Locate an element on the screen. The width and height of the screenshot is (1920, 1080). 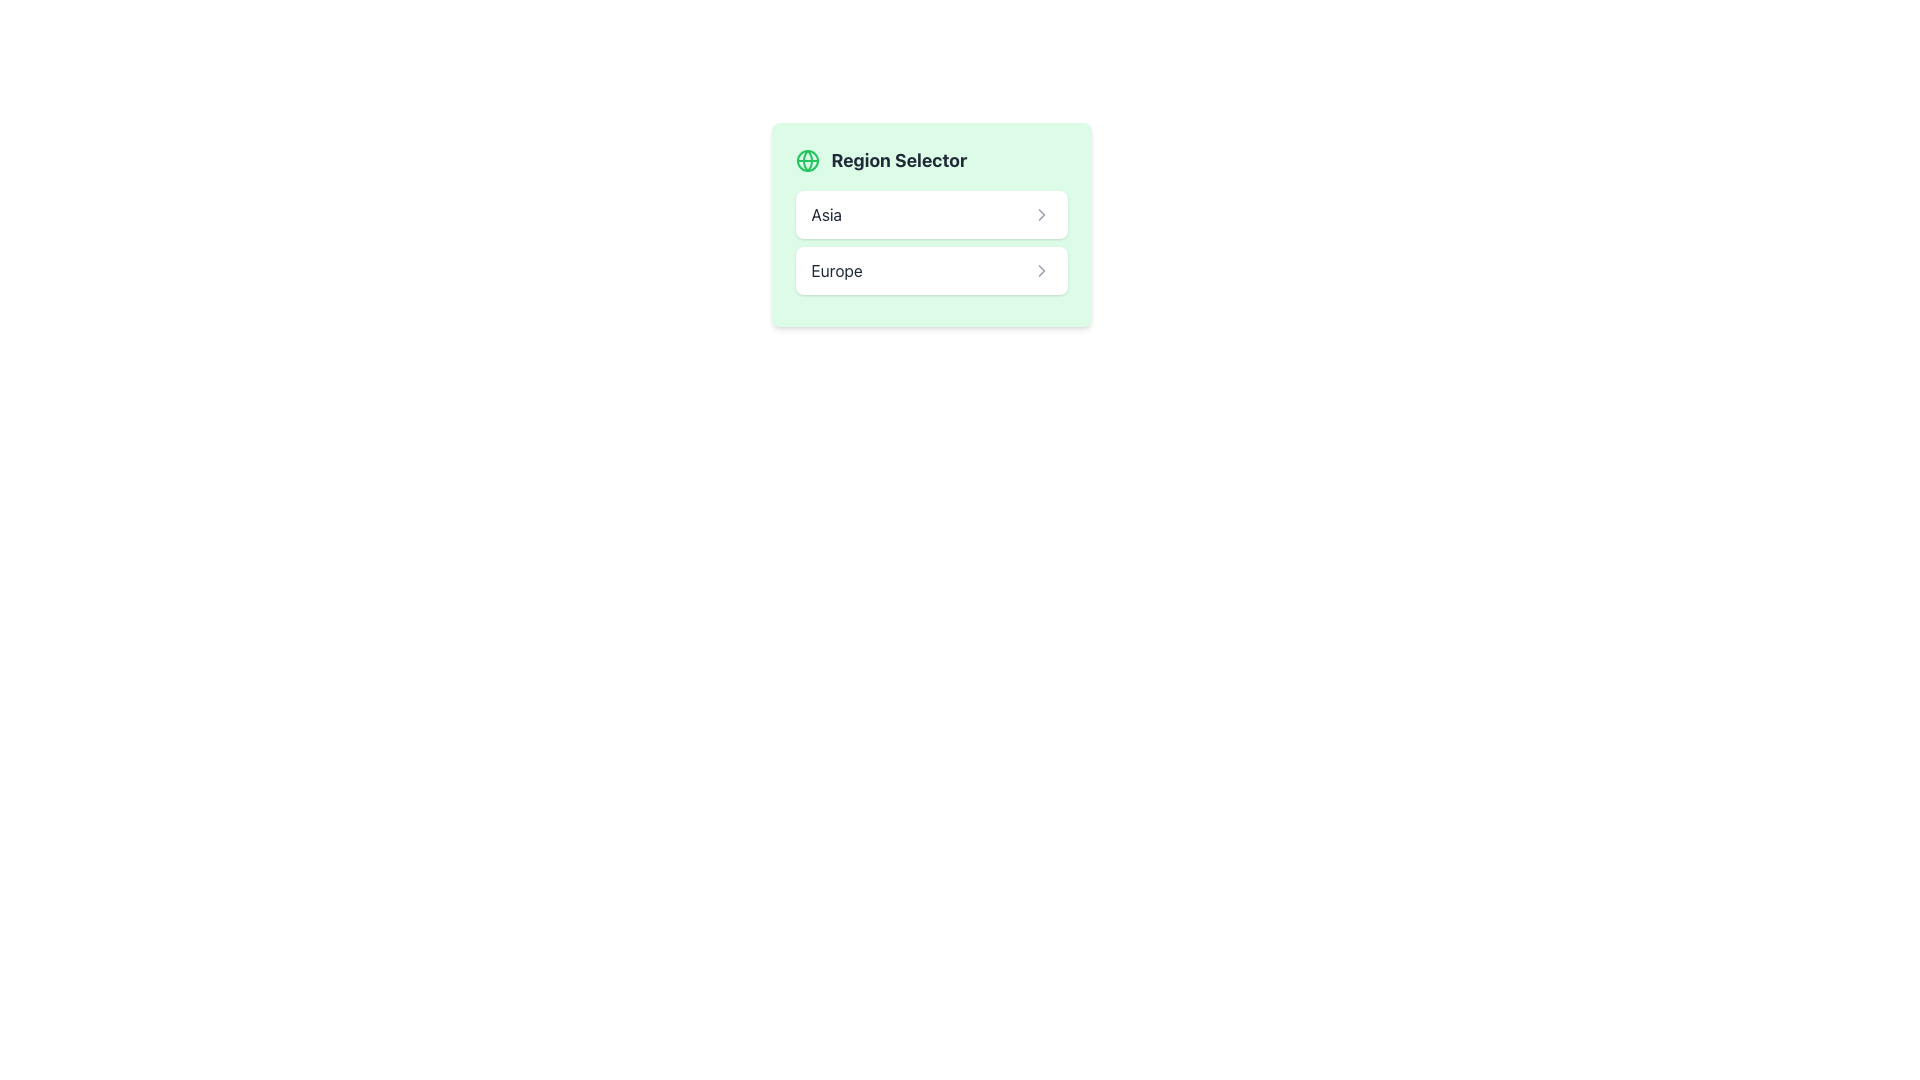
the chevron icon located at the far-right end of the row containing the text 'Asia' is located at coordinates (1040, 215).